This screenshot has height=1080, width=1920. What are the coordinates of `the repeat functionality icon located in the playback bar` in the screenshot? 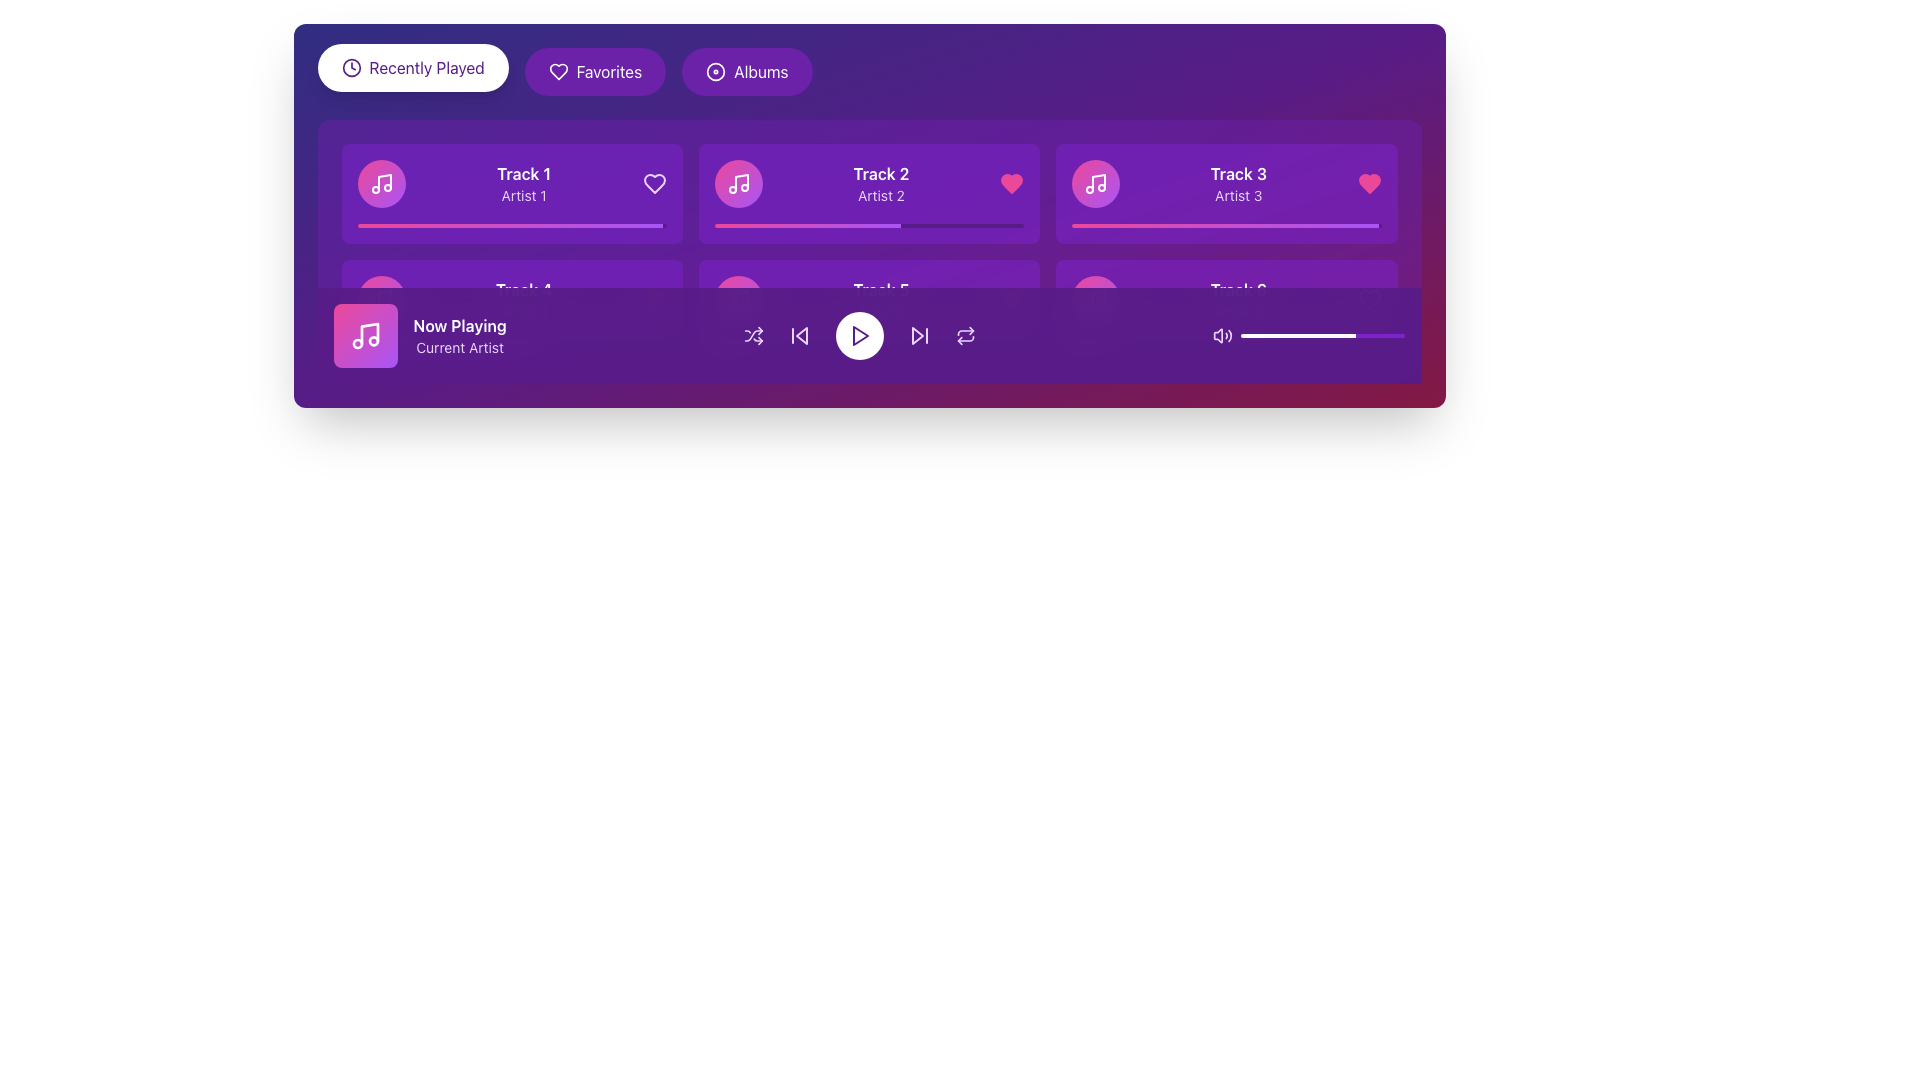 It's located at (966, 337).